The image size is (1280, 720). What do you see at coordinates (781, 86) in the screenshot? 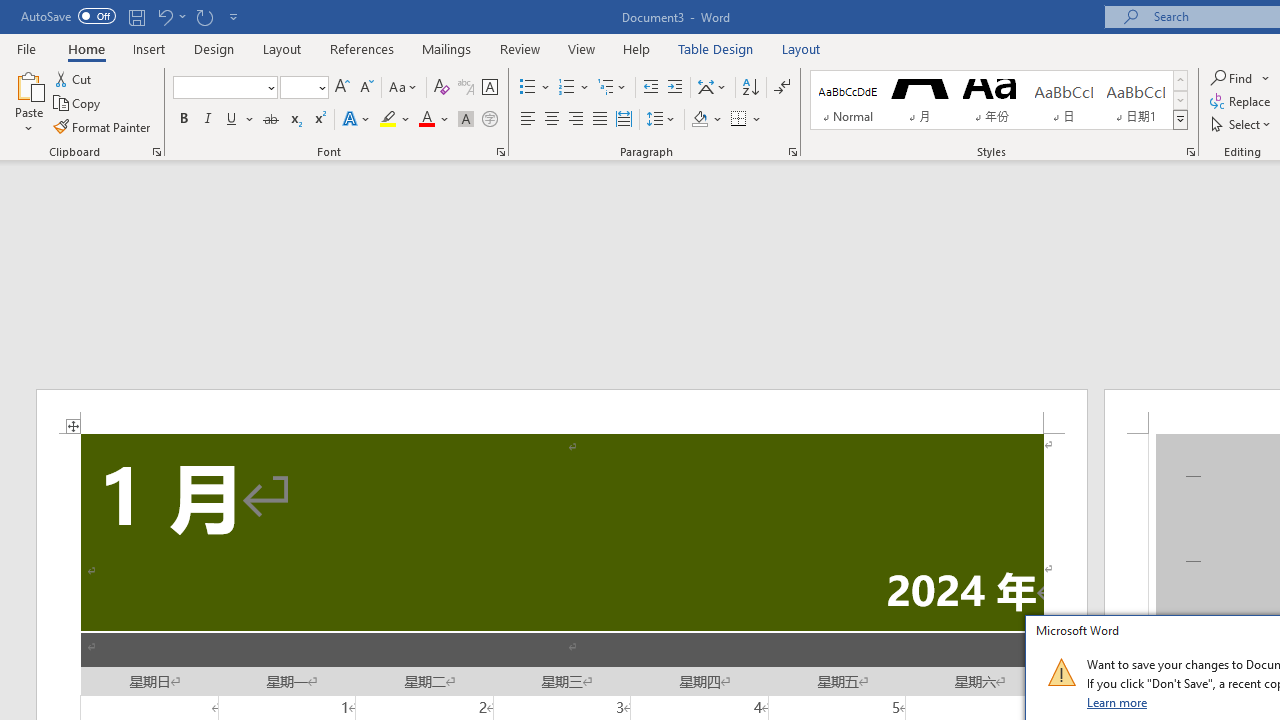
I see `'Show/Hide Editing Marks'` at bounding box center [781, 86].